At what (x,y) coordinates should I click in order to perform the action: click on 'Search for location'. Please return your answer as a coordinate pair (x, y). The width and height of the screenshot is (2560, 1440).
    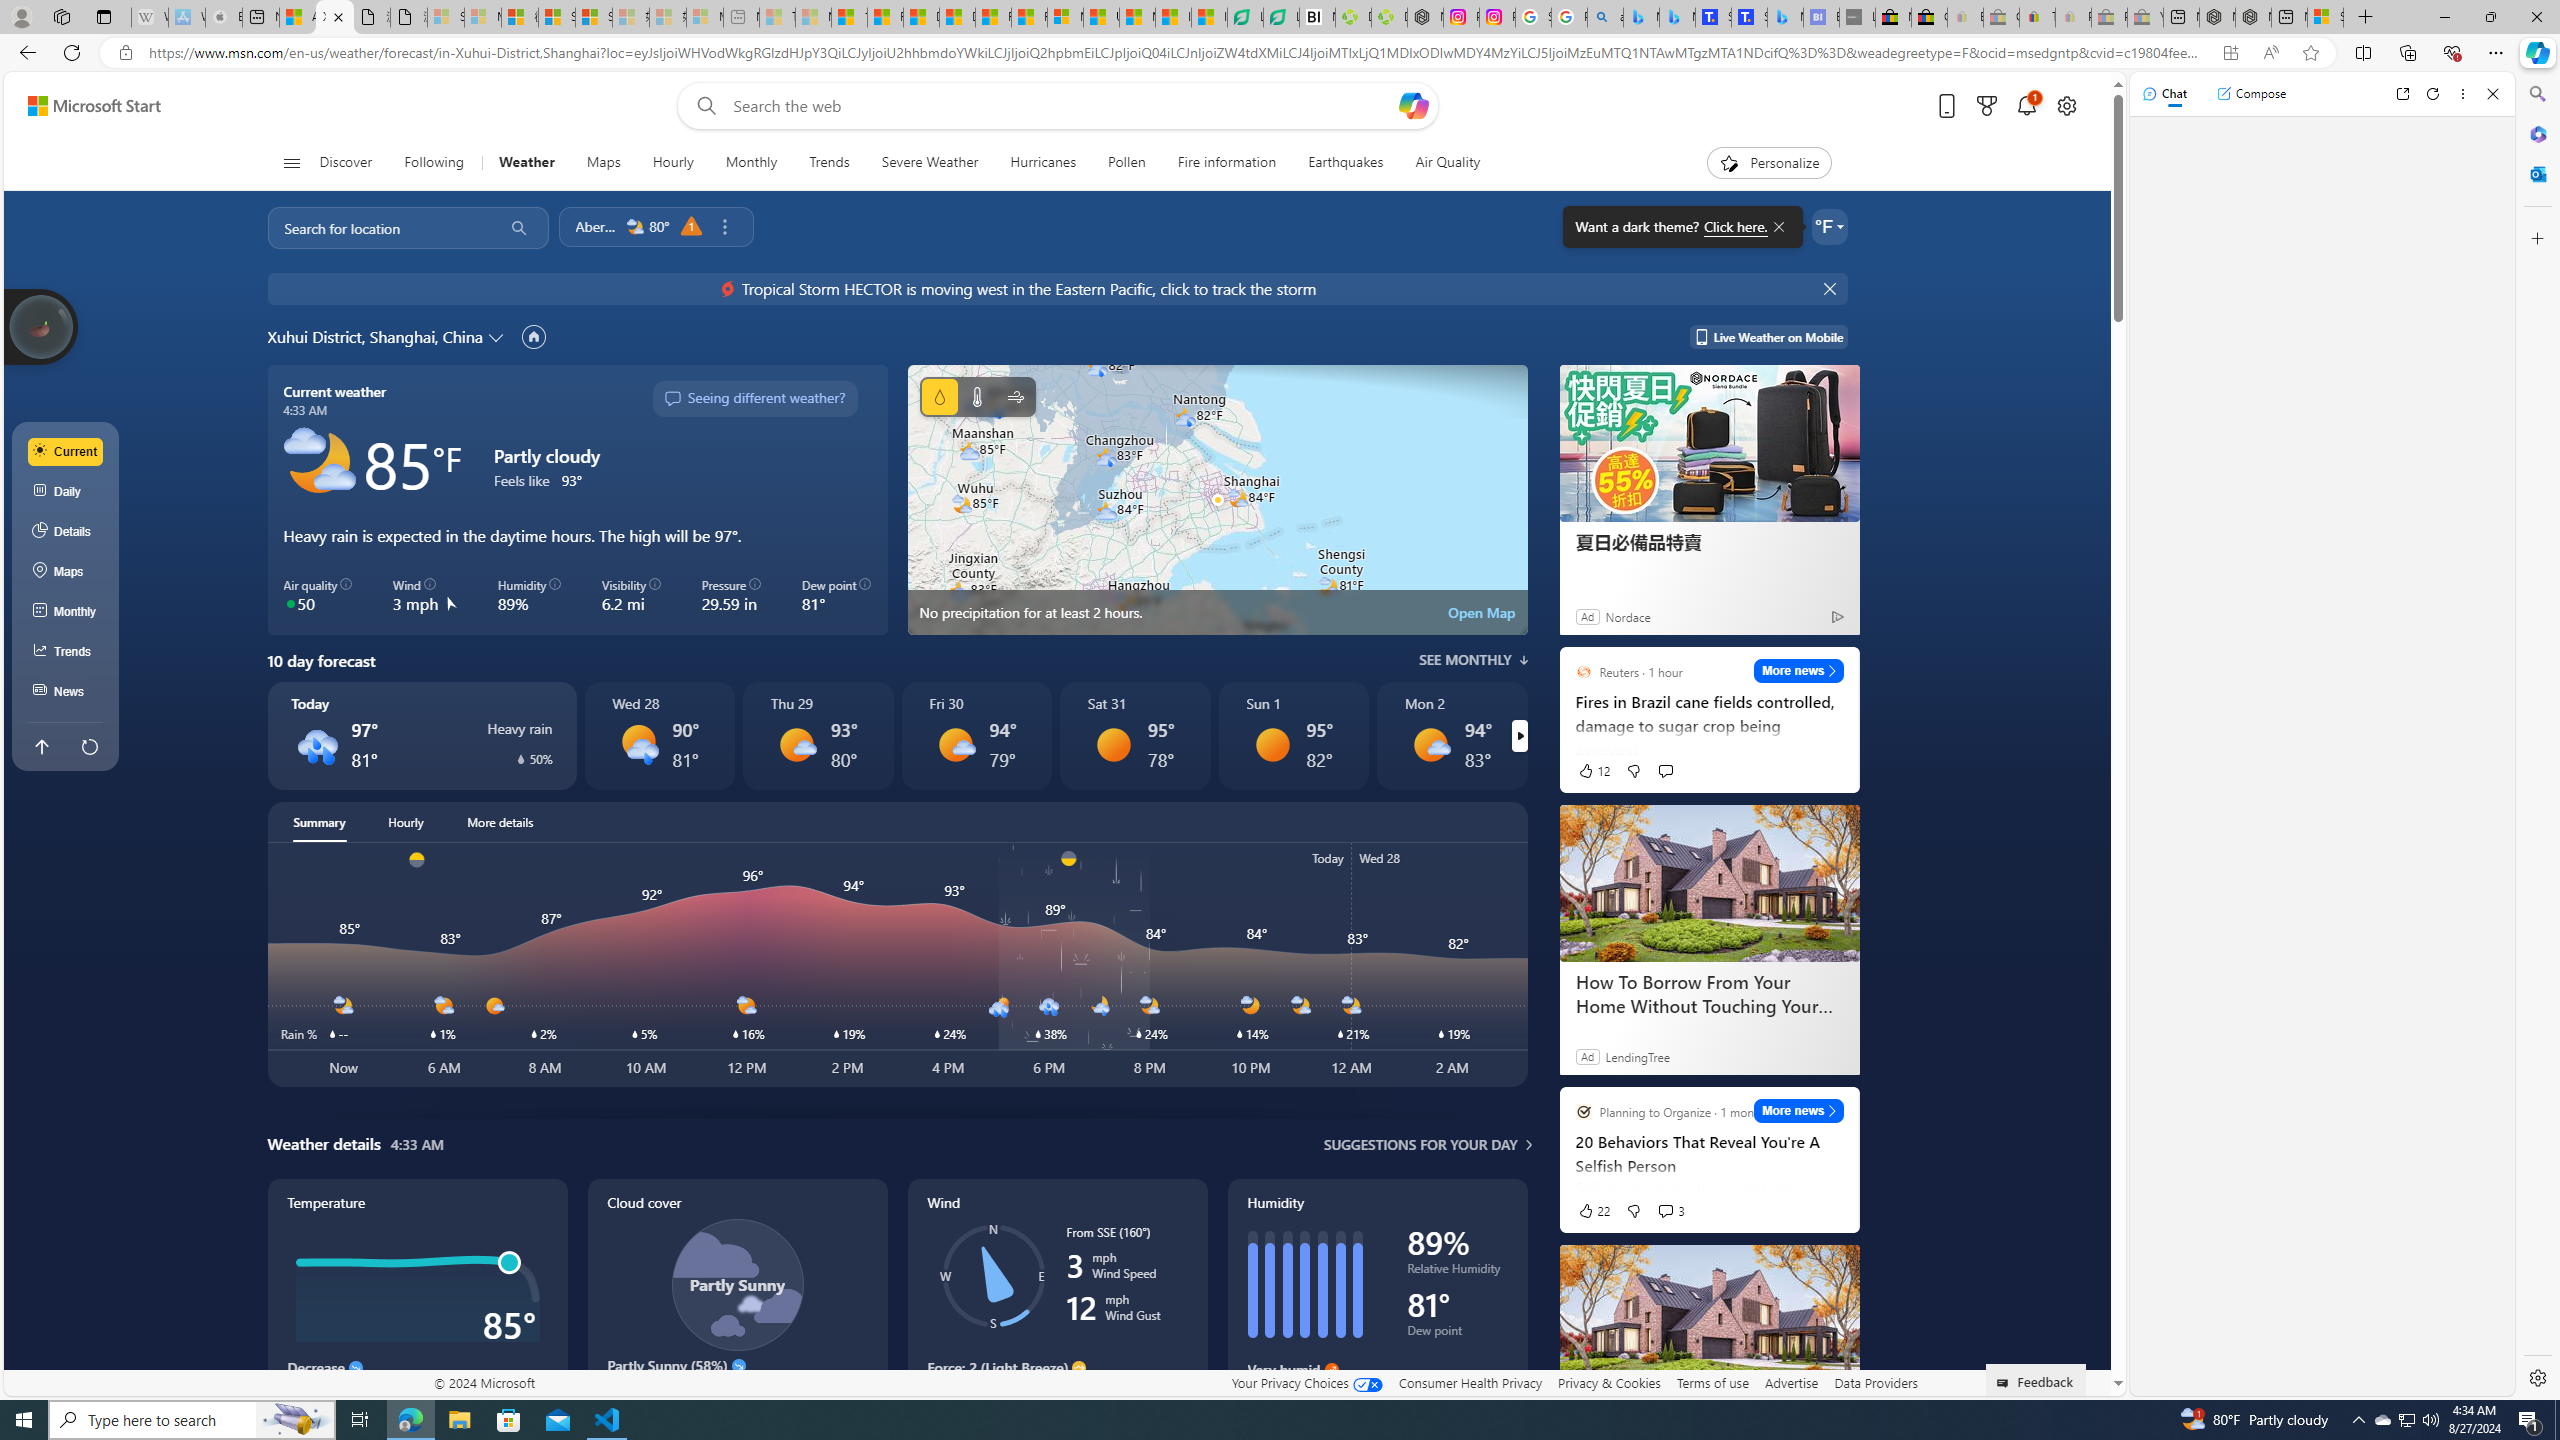
    Looking at the image, I should click on (378, 226).